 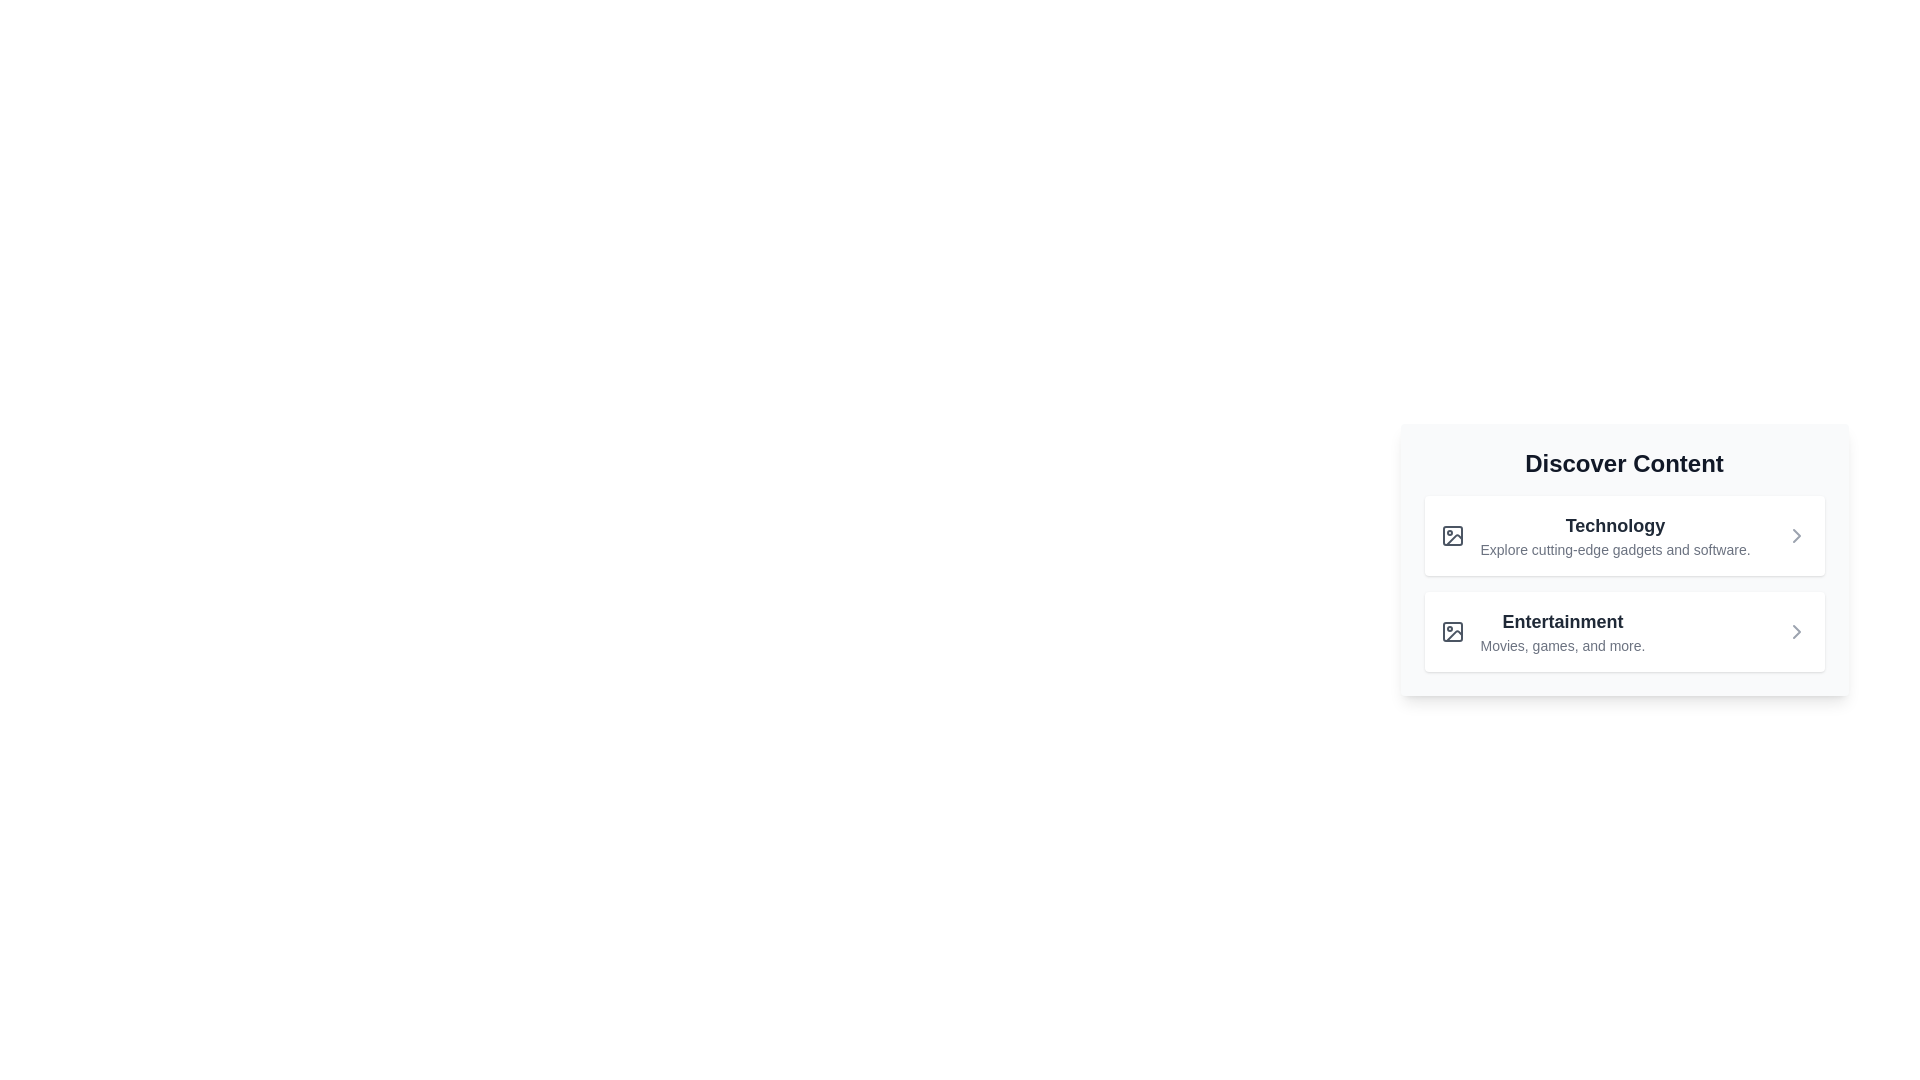 I want to click on the right-facing chevron arrow icon located at the far-right side of the 'Entertainment' listing in the Discover Content section, so click(x=1796, y=632).